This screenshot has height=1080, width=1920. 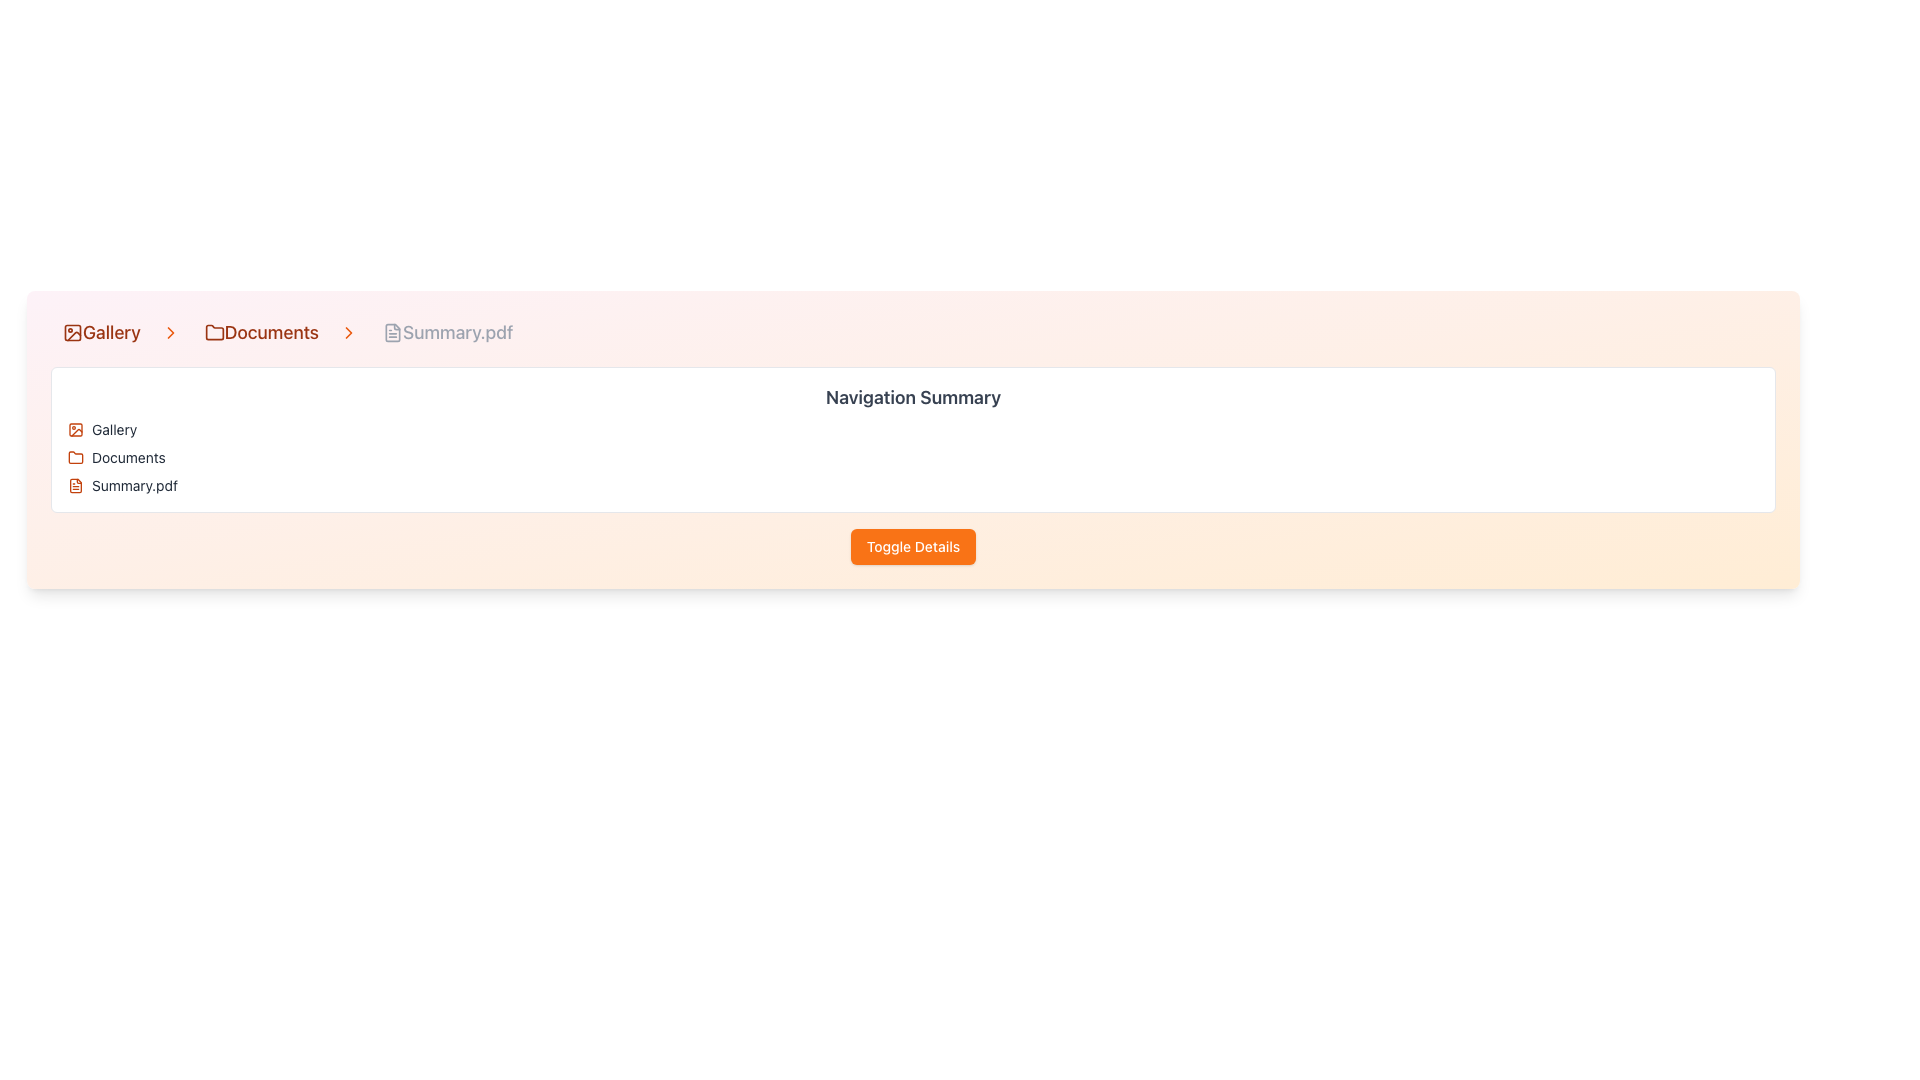 What do you see at coordinates (100, 331) in the screenshot?
I see `the navigation link at the top left of the interface that directs to the gallery section` at bounding box center [100, 331].